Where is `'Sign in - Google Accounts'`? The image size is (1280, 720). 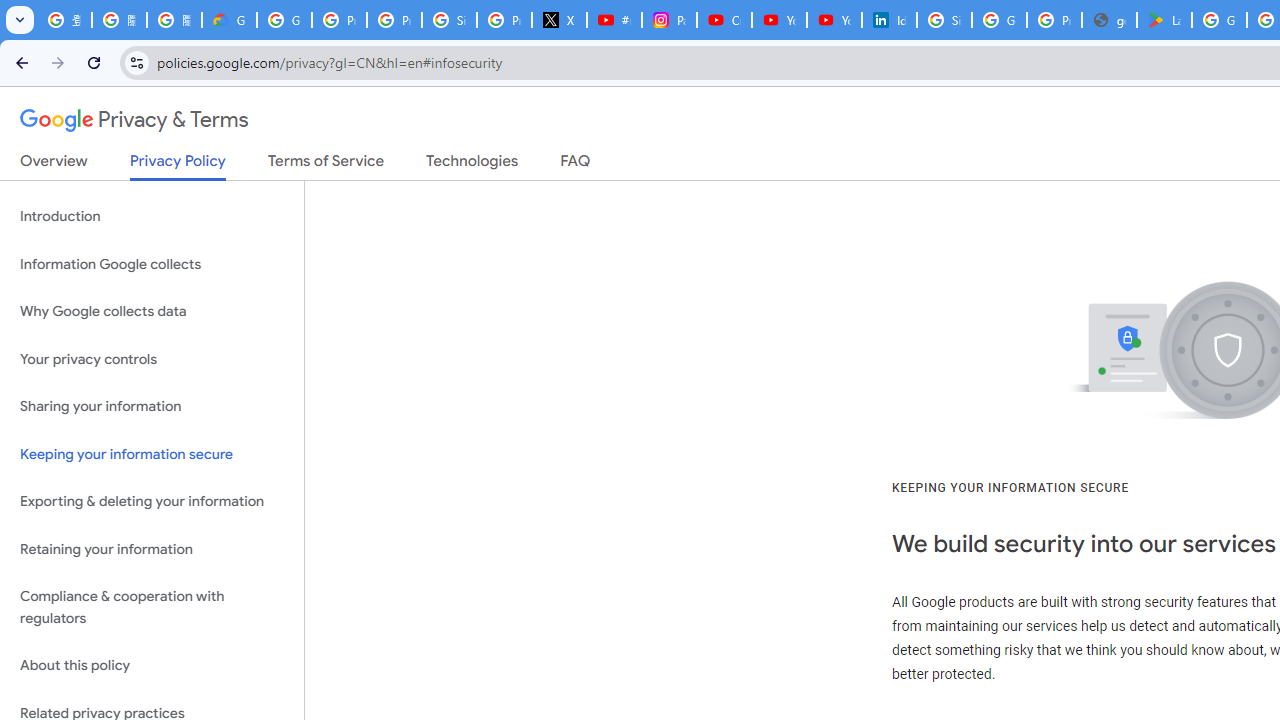
'Sign in - Google Accounts' is located at coordinates (943, 20).